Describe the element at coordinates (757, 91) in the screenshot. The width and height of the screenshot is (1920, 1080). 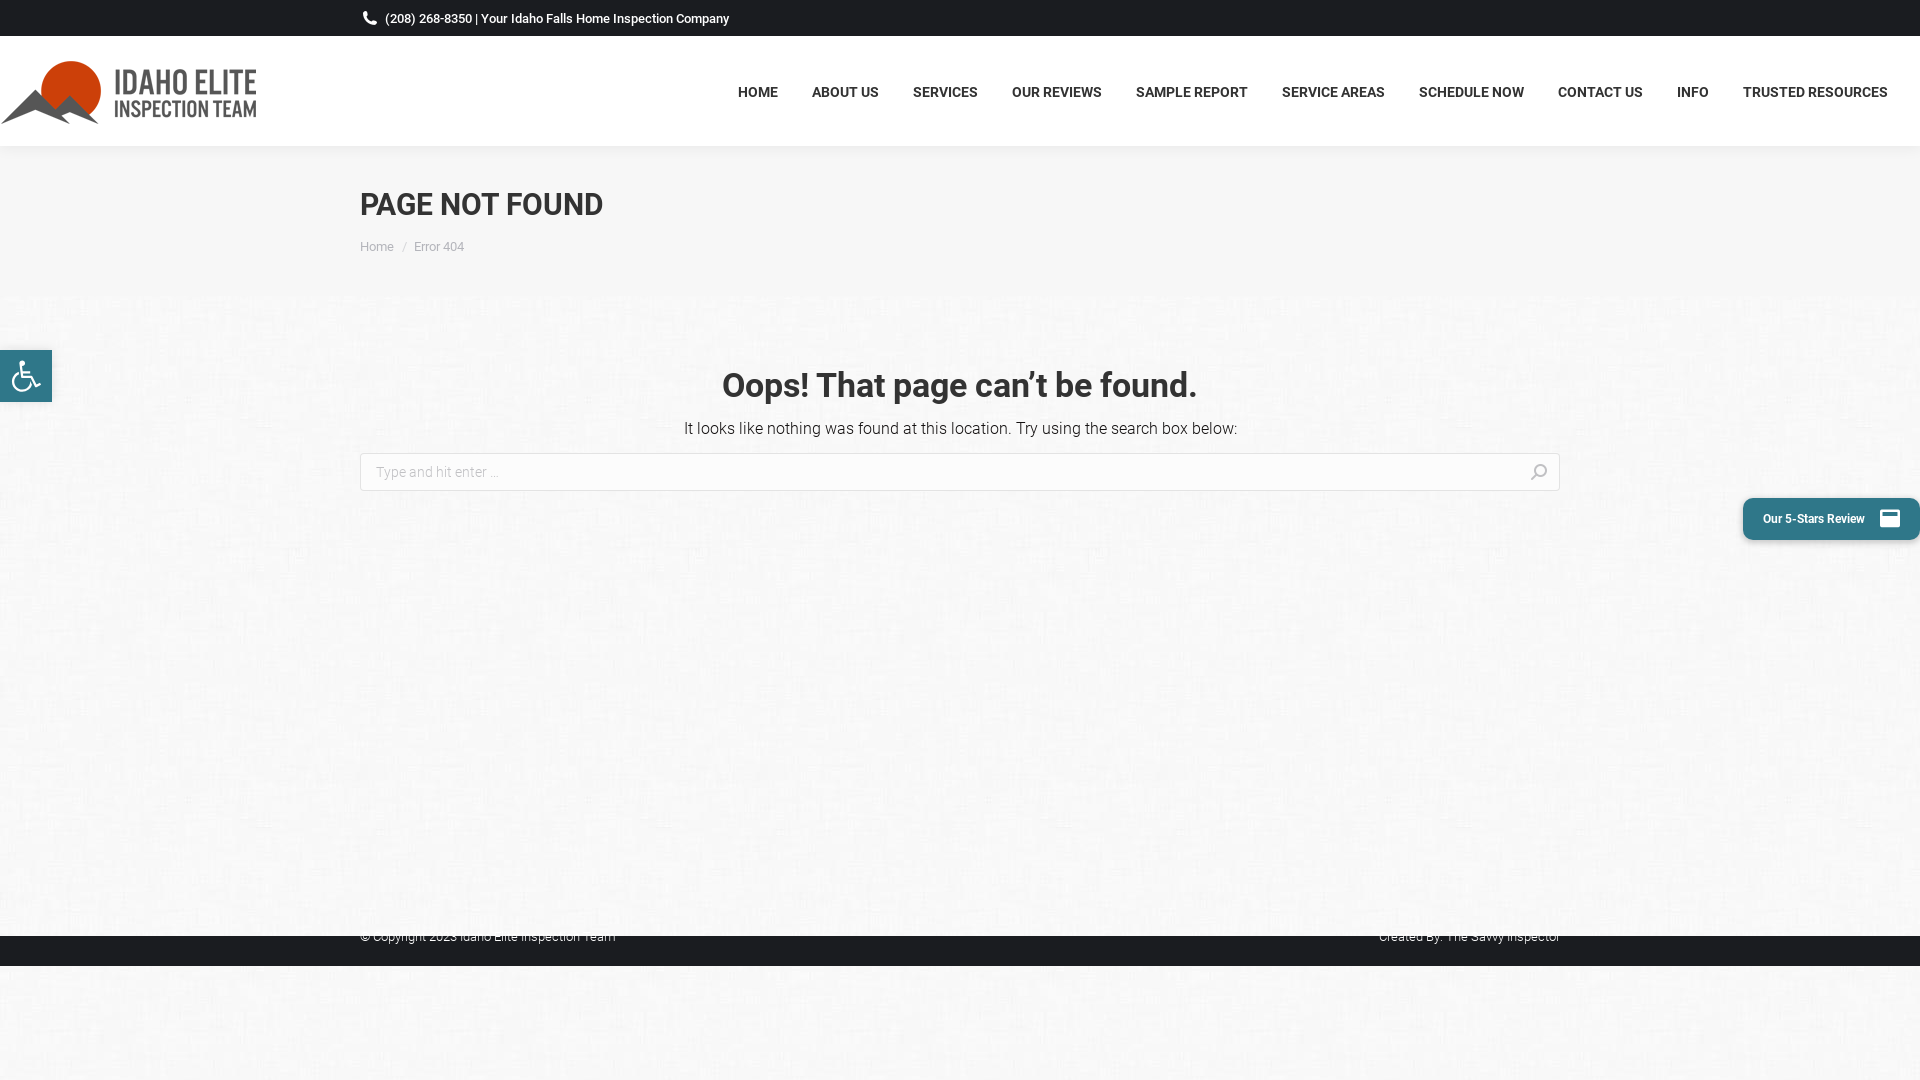
I see `'HOME'` at that location.